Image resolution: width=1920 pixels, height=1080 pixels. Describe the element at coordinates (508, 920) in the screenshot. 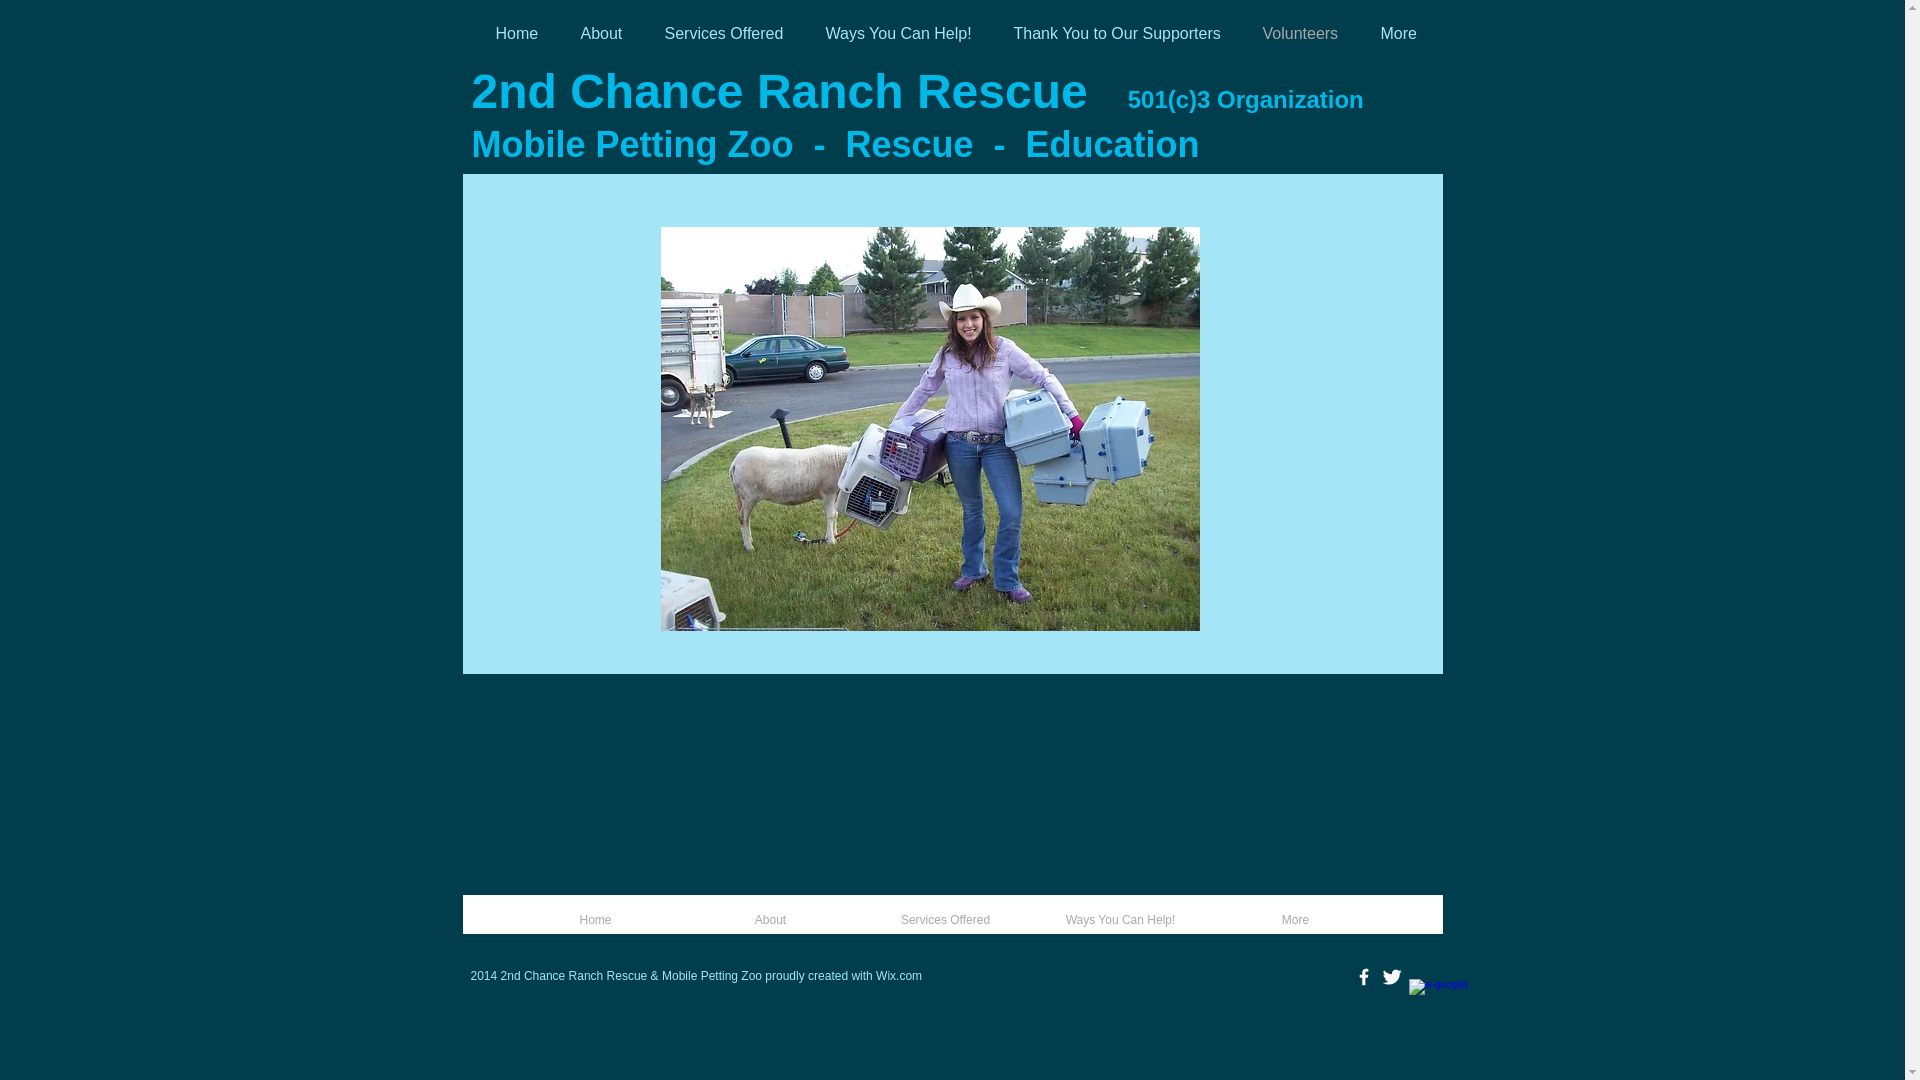

I see `'Home'` at that location.